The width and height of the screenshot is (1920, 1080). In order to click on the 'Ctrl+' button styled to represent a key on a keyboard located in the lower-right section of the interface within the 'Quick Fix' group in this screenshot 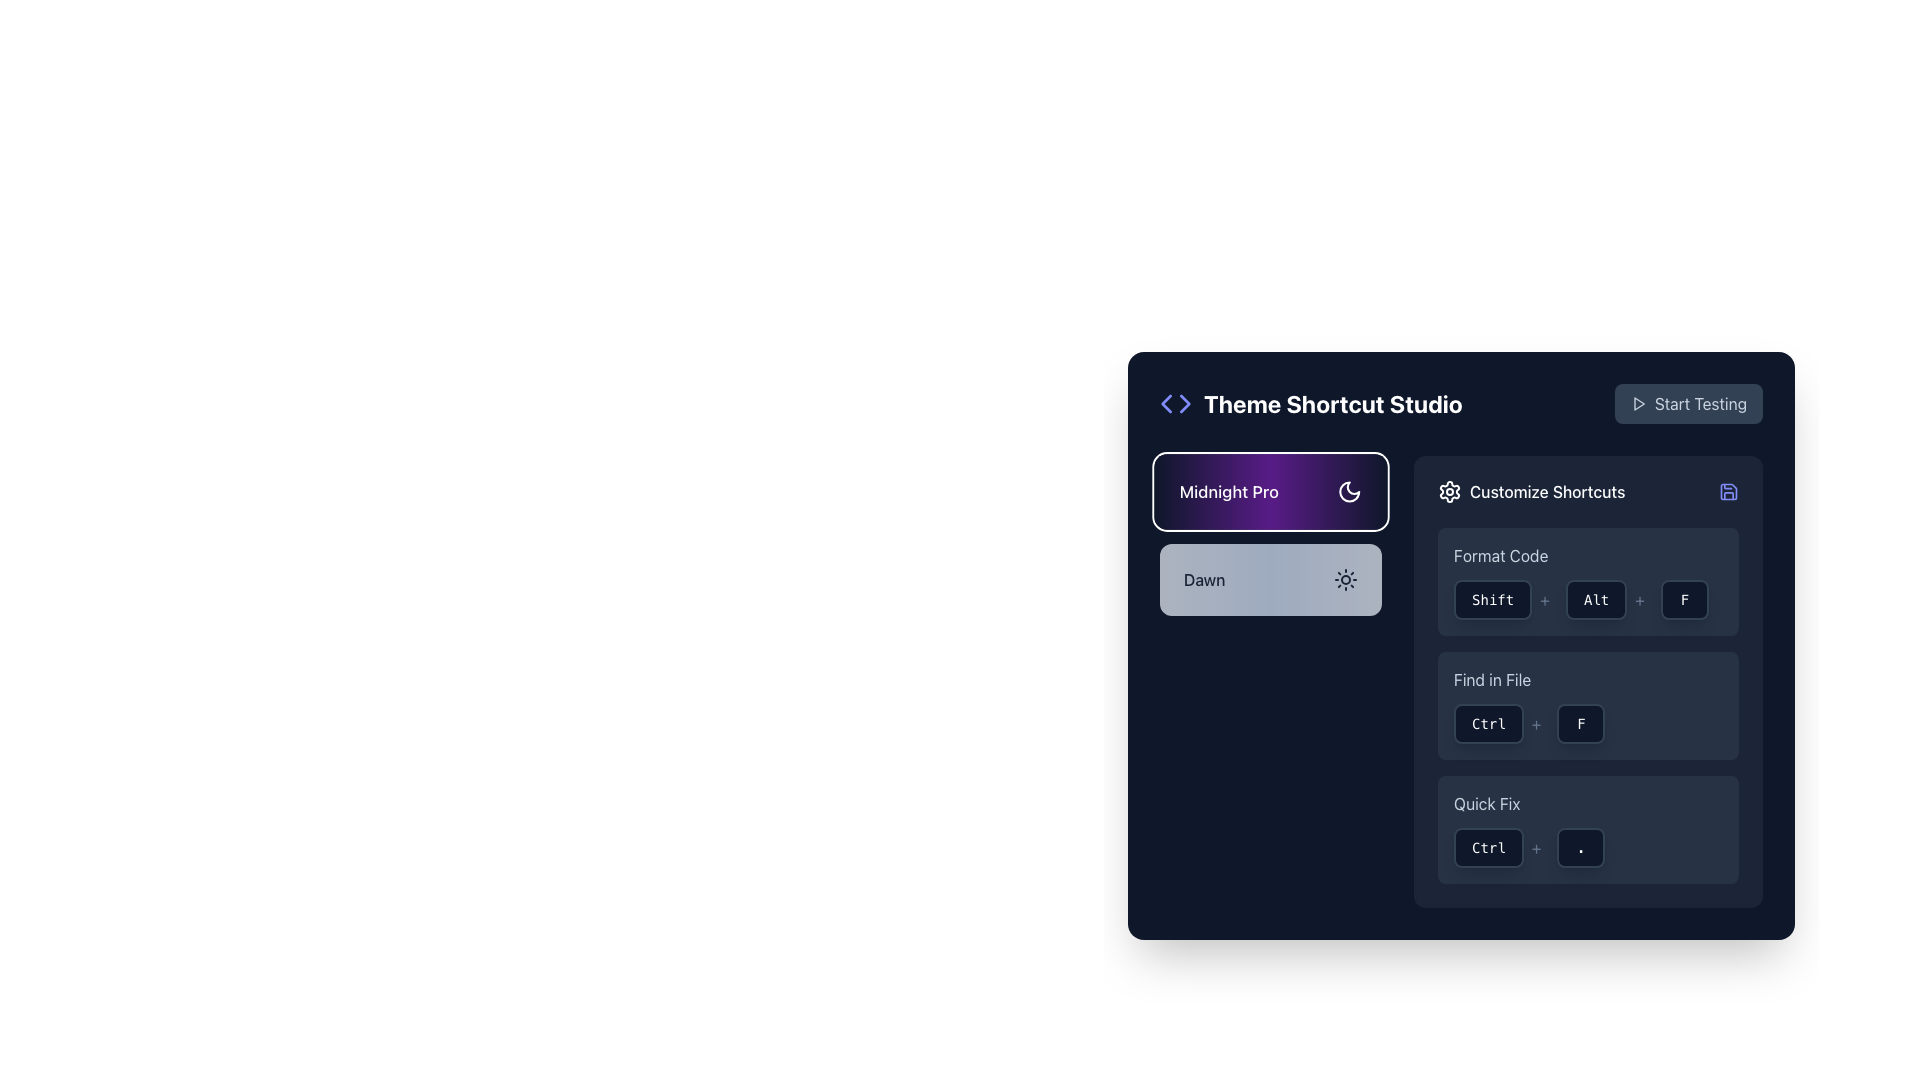, I will do `click(1501, 848)`.